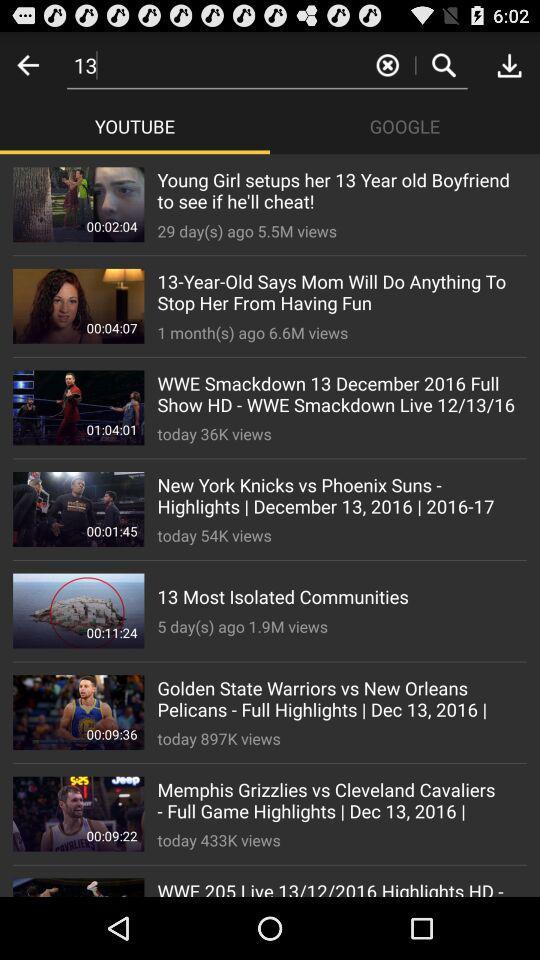  I want to click on the close icon, so click(387, 69).